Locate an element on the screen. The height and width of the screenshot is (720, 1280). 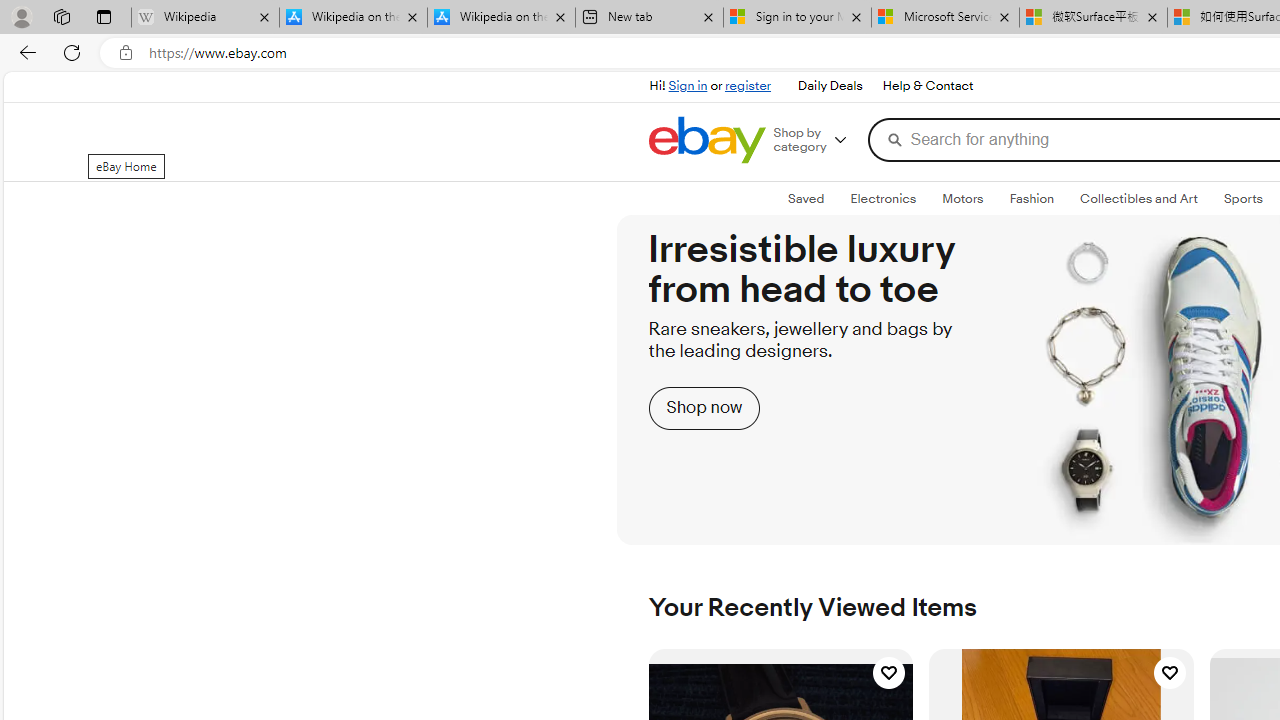
'Daily Deals' is located at coordinates (829, 85).